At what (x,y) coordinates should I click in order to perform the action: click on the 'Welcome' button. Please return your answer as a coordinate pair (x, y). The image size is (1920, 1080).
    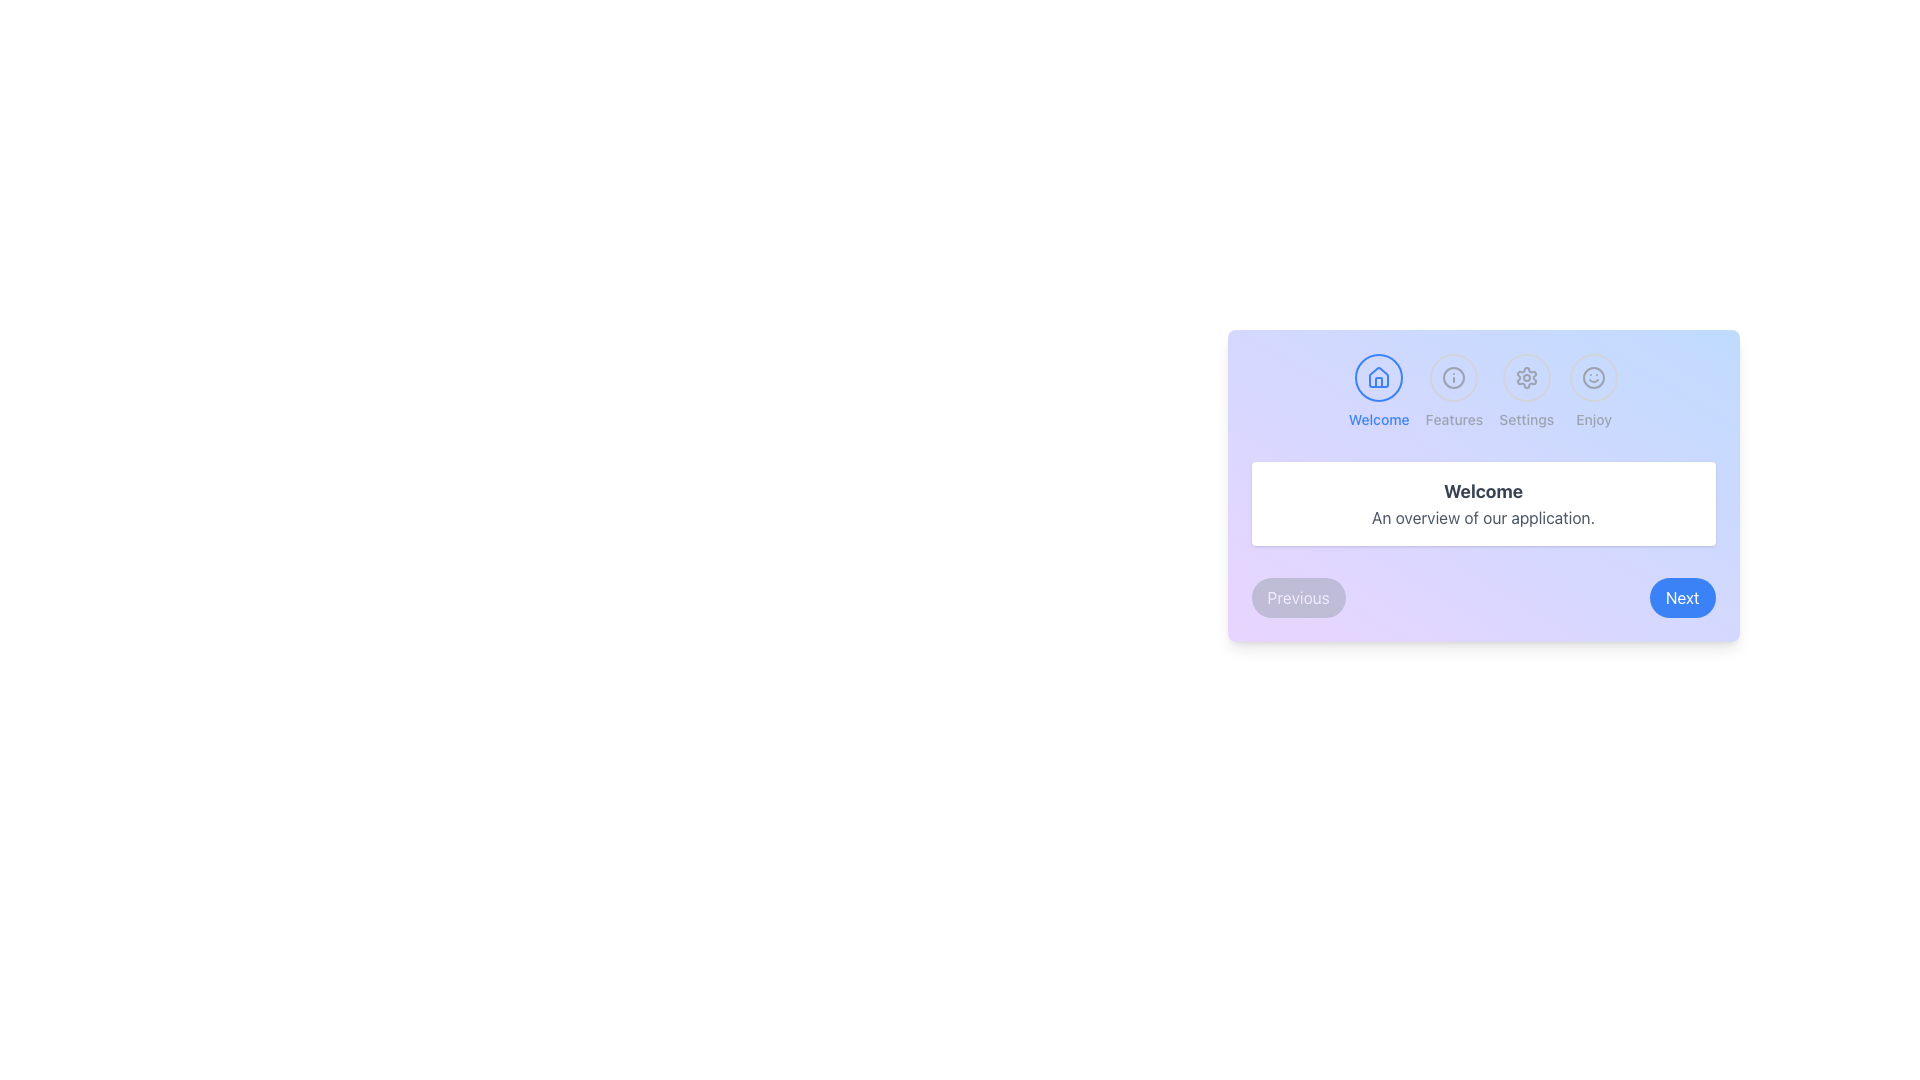
    Looking at the image, I should click on (1378, 378).